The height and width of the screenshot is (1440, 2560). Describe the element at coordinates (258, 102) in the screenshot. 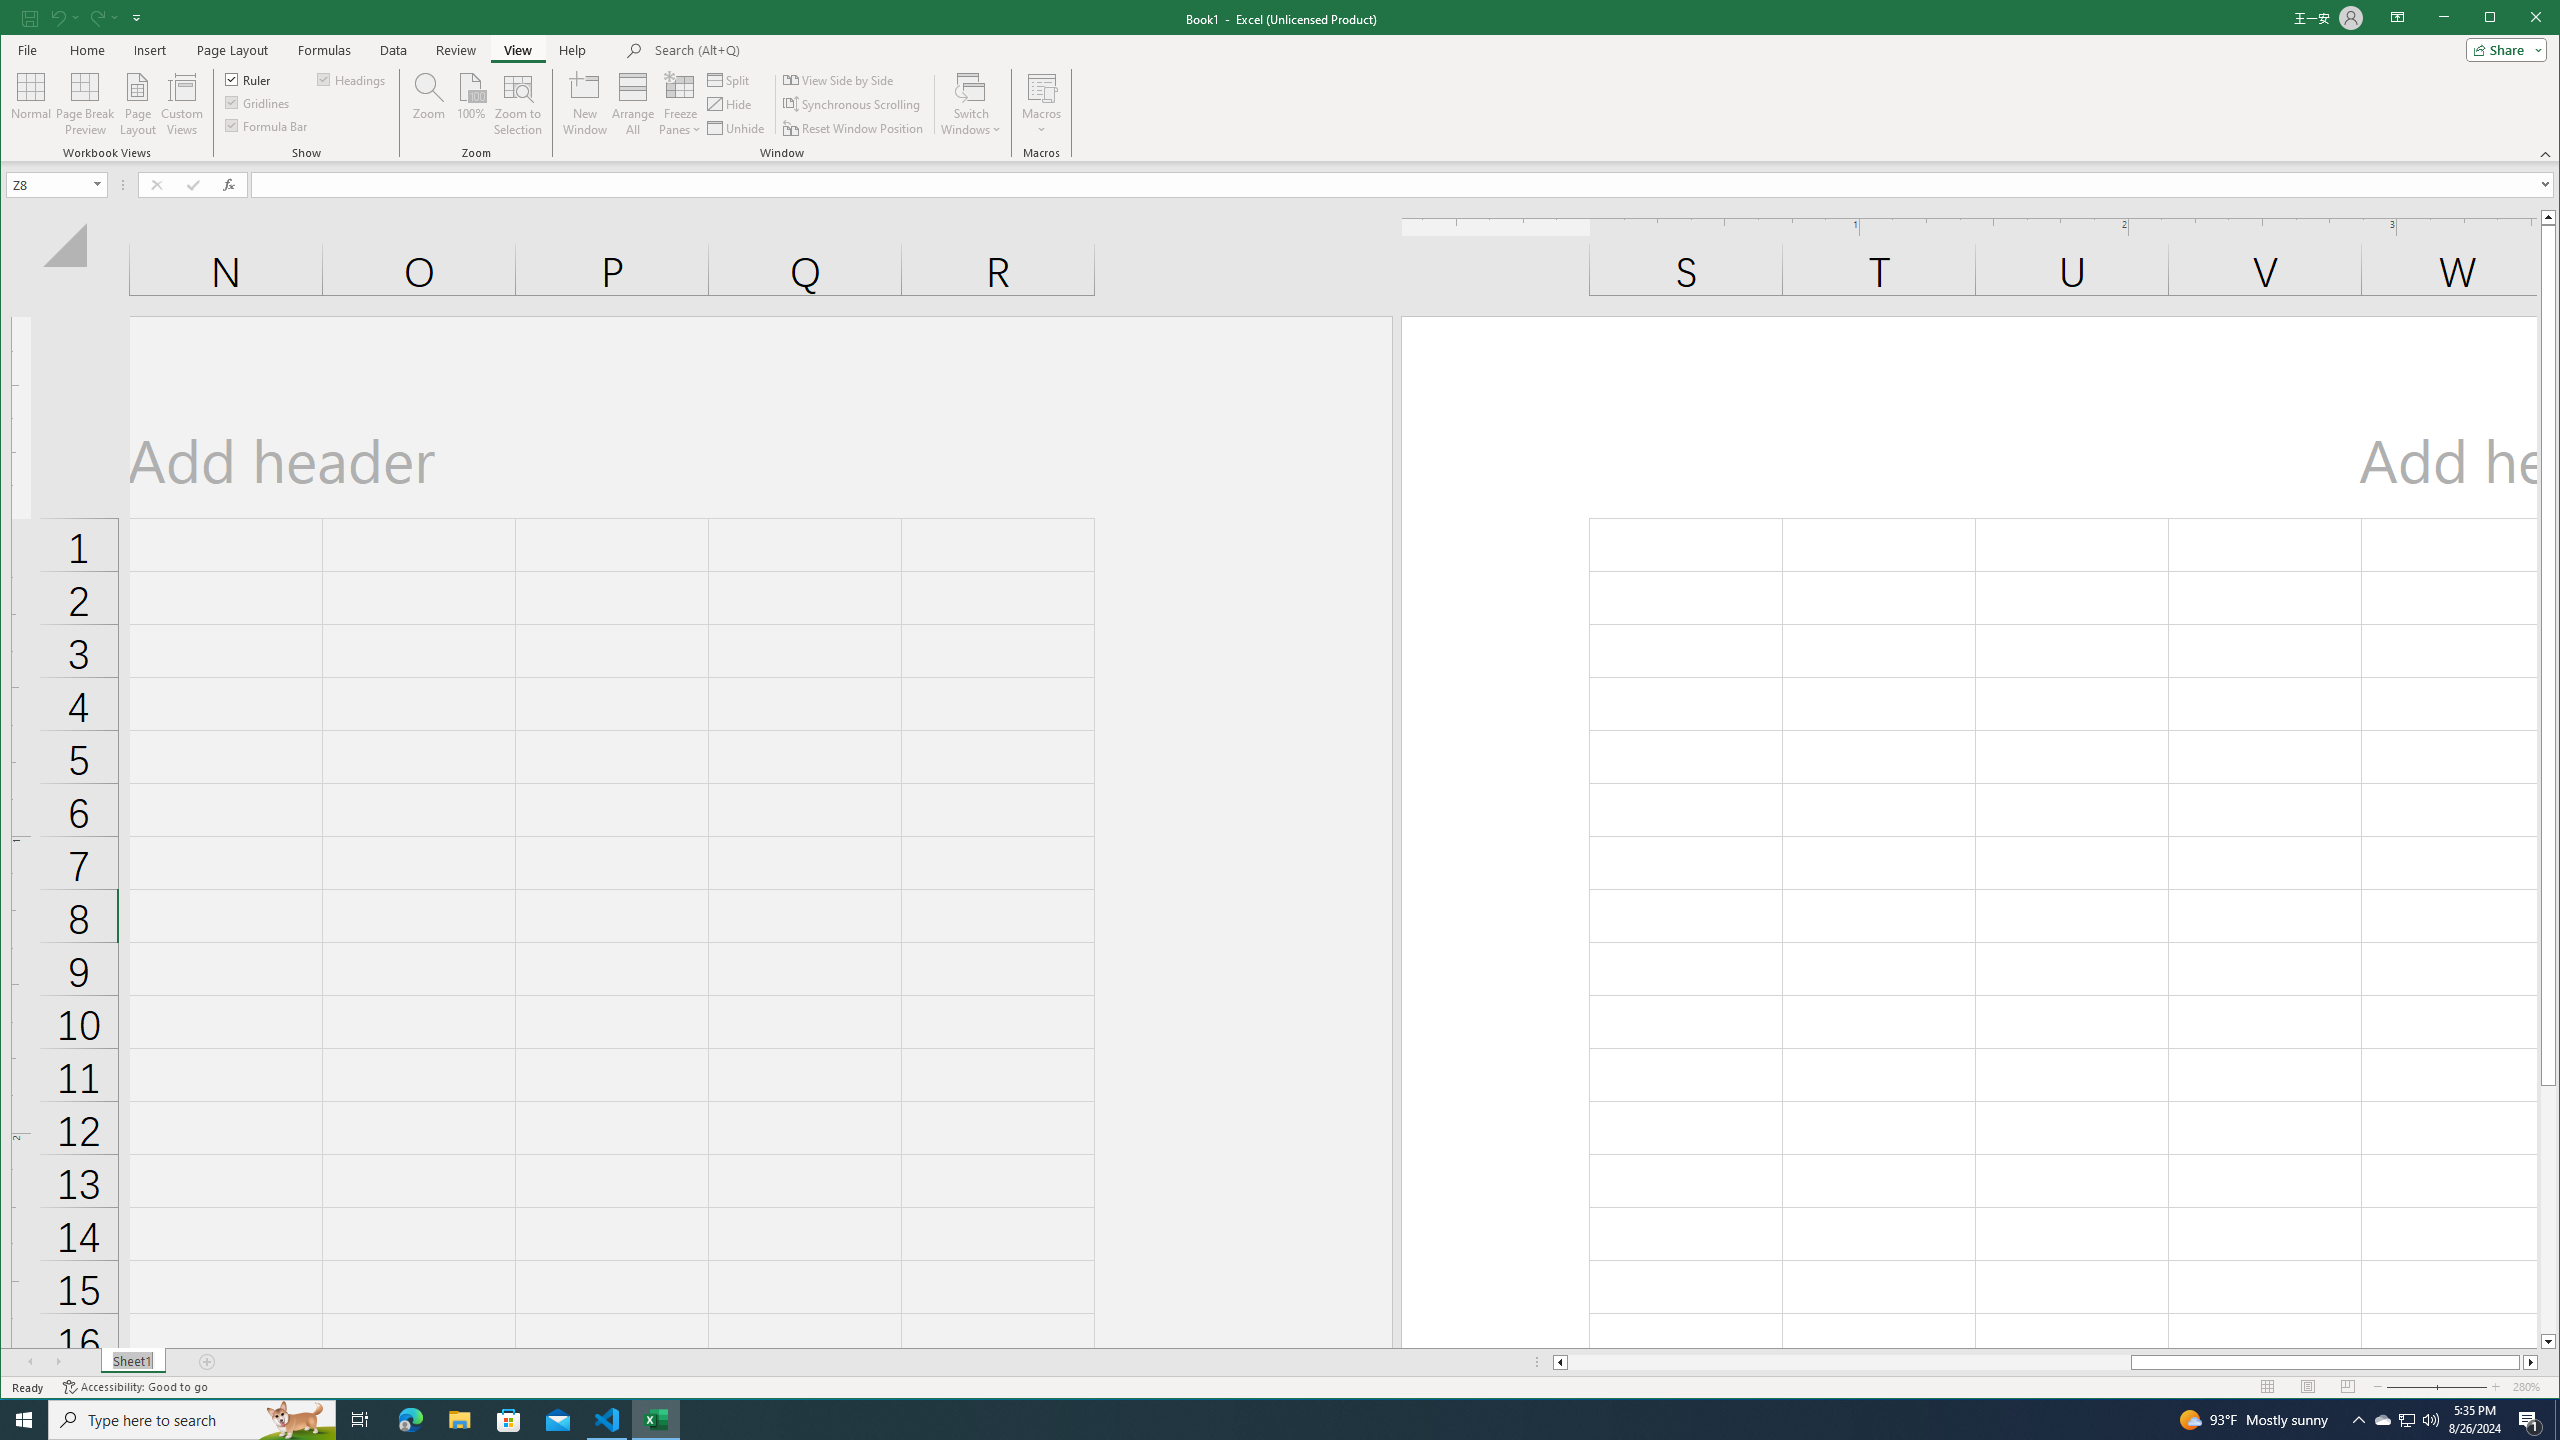

I see `'Gridlines'` at that location.